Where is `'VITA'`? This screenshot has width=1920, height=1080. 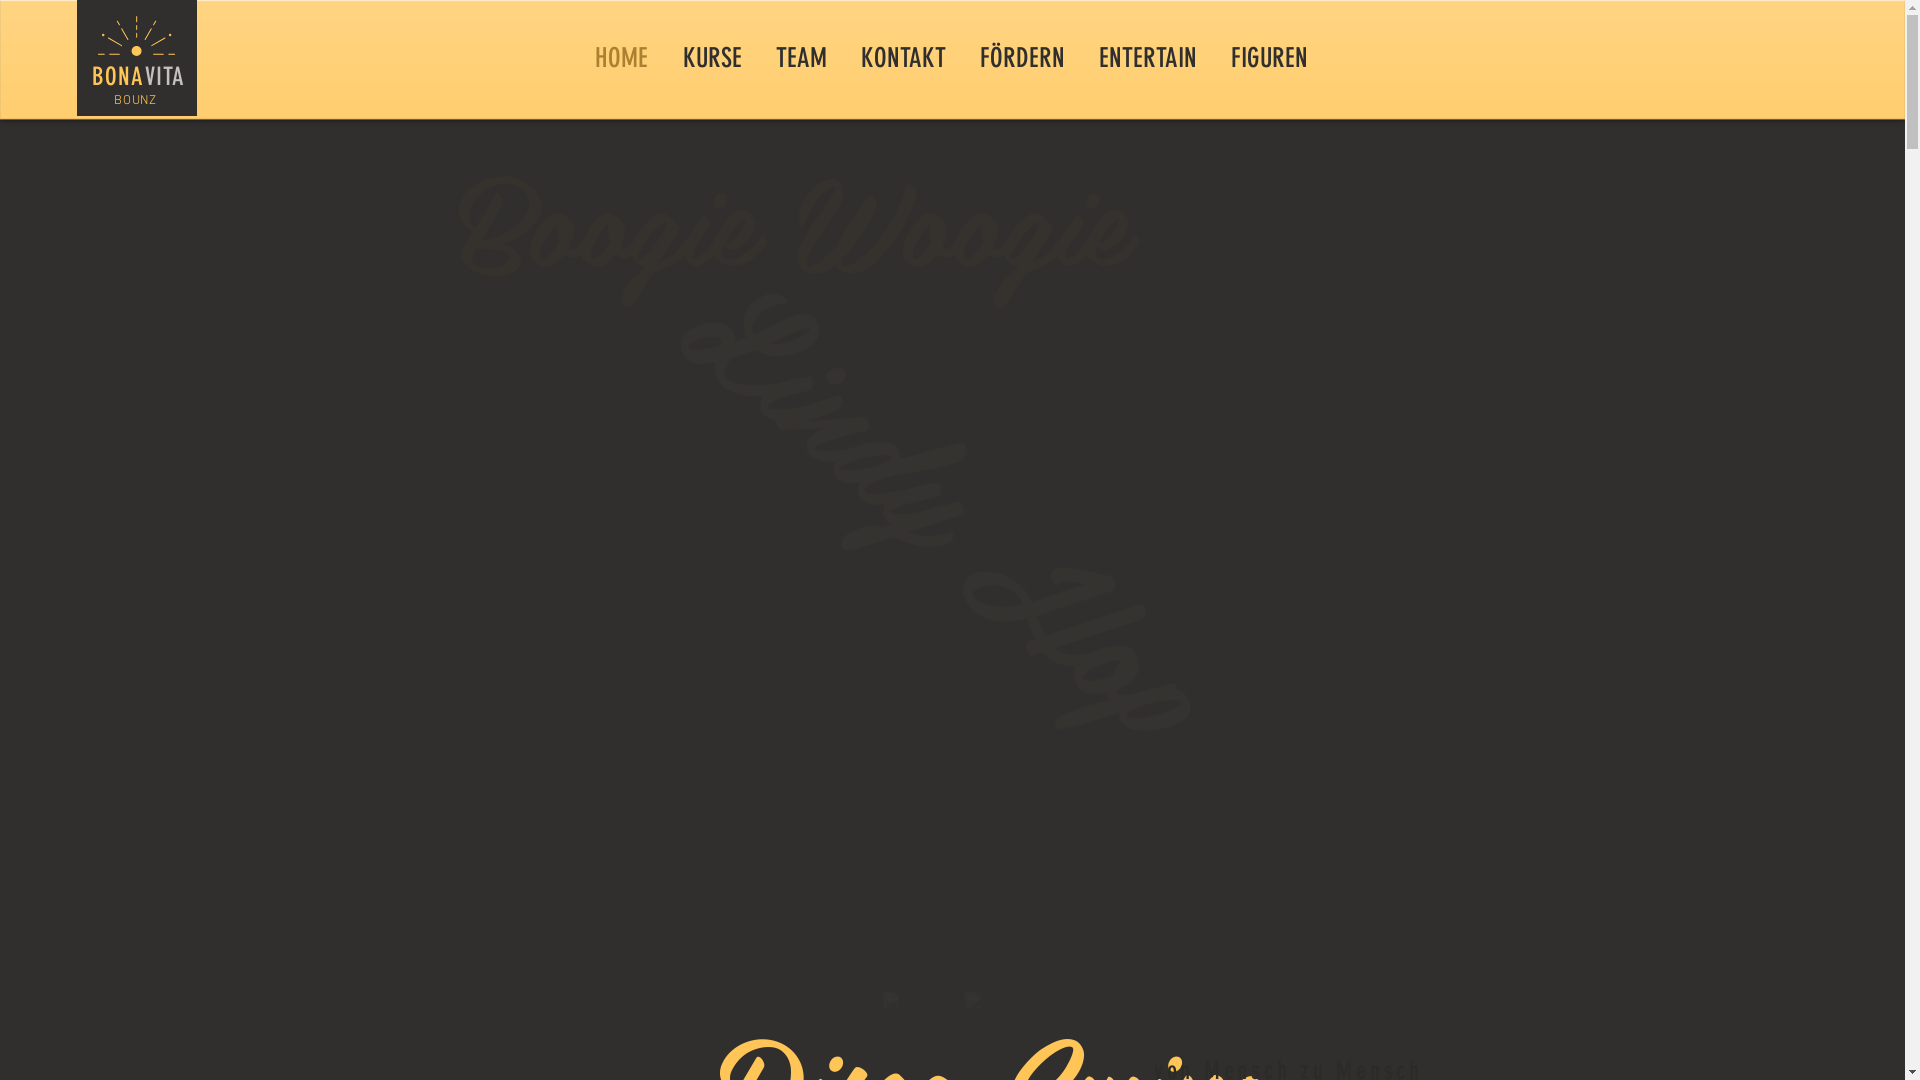
'VITA' is located at coordinates (164, 75).